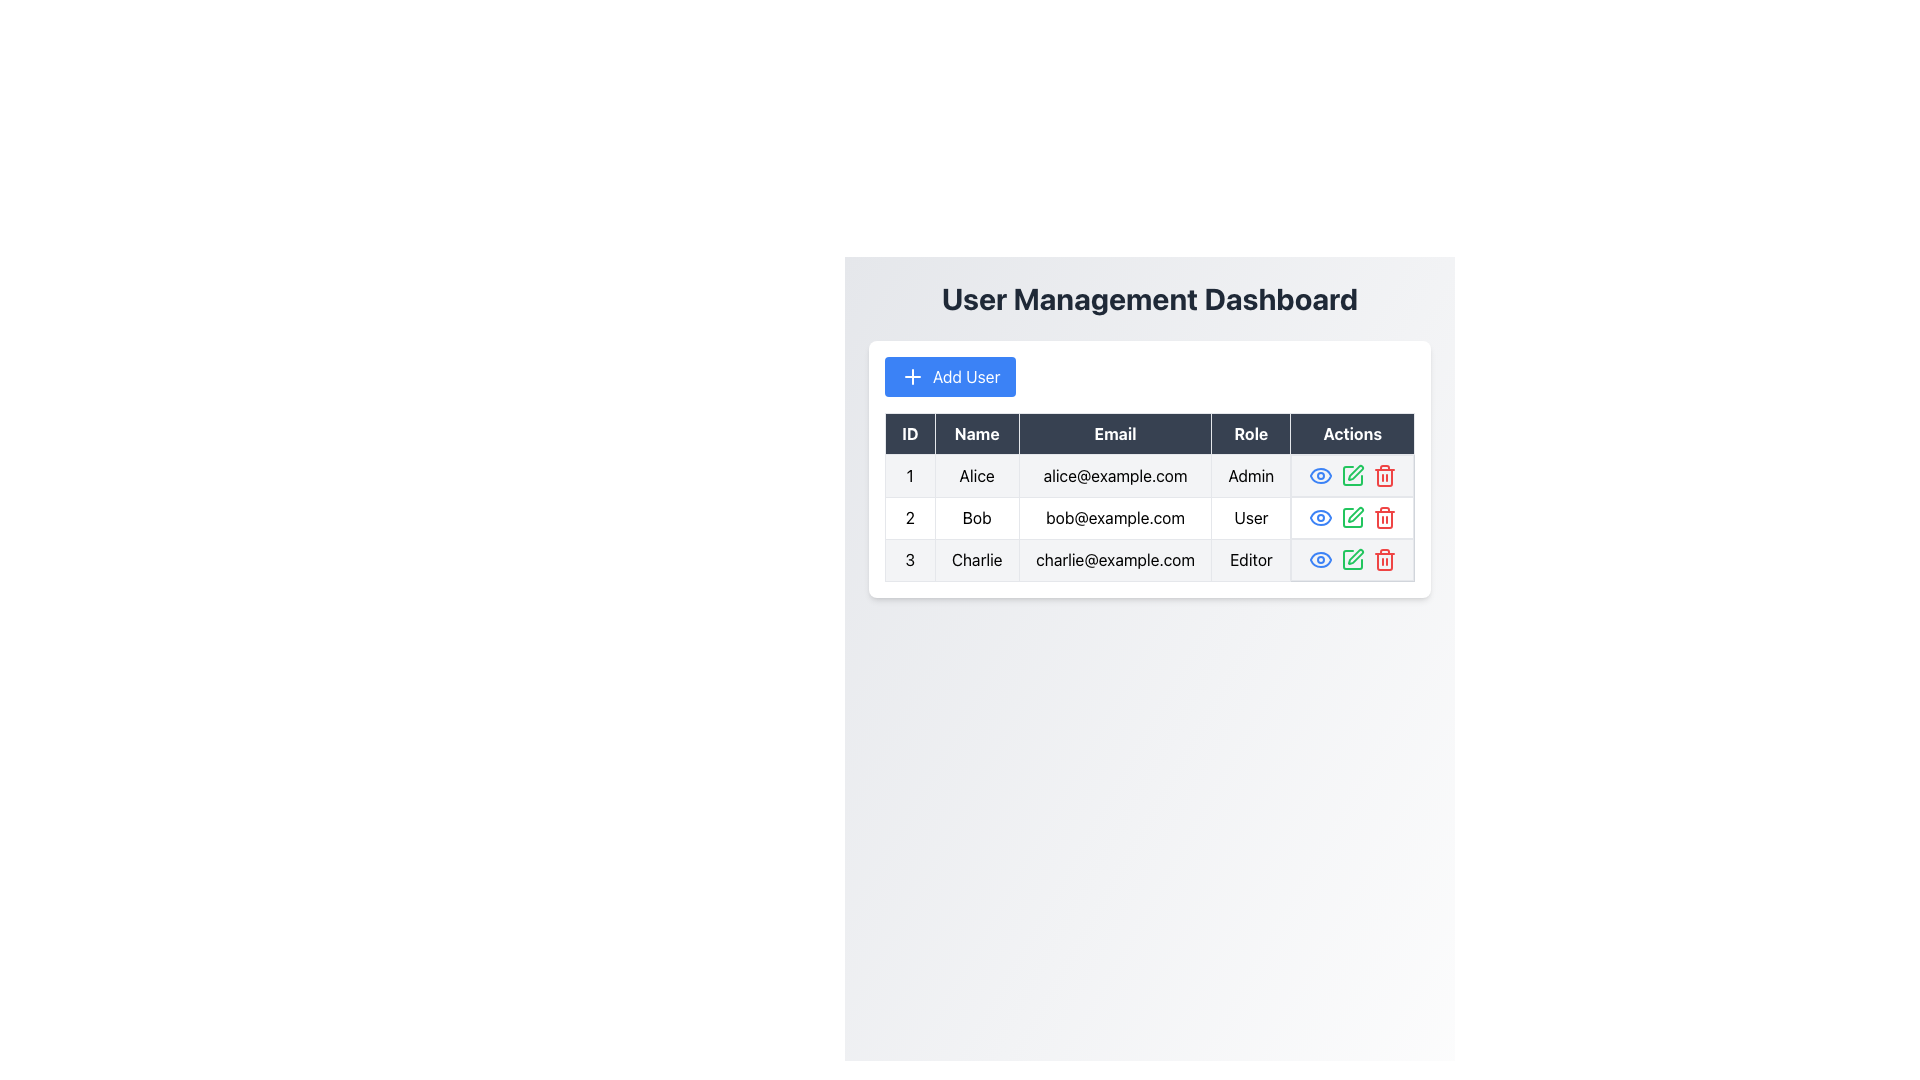  I want to click on the 'Name' column header in the table, which is located between the 'ID' and 'Email' headers, so click(977, 433).